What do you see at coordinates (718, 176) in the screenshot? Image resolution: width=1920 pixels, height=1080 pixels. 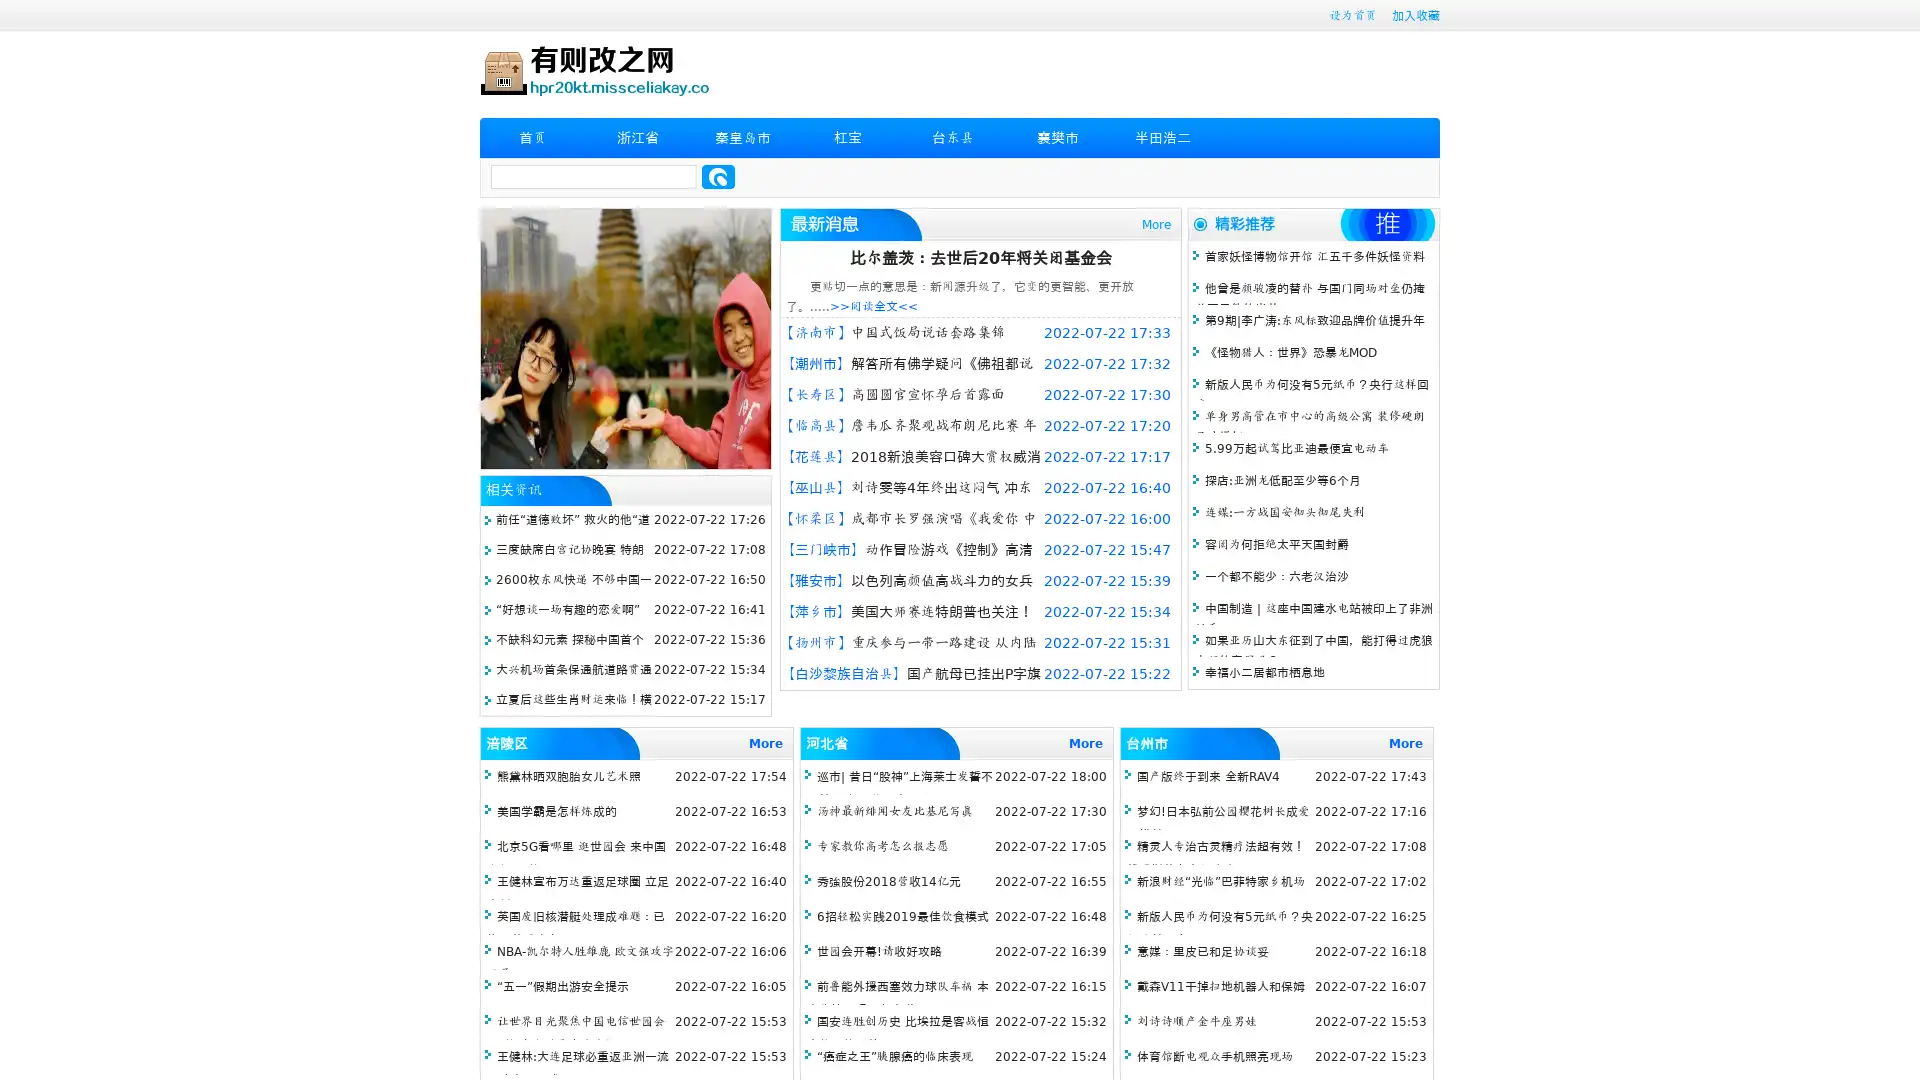 I see `Search` at bounding box center [718, 176].